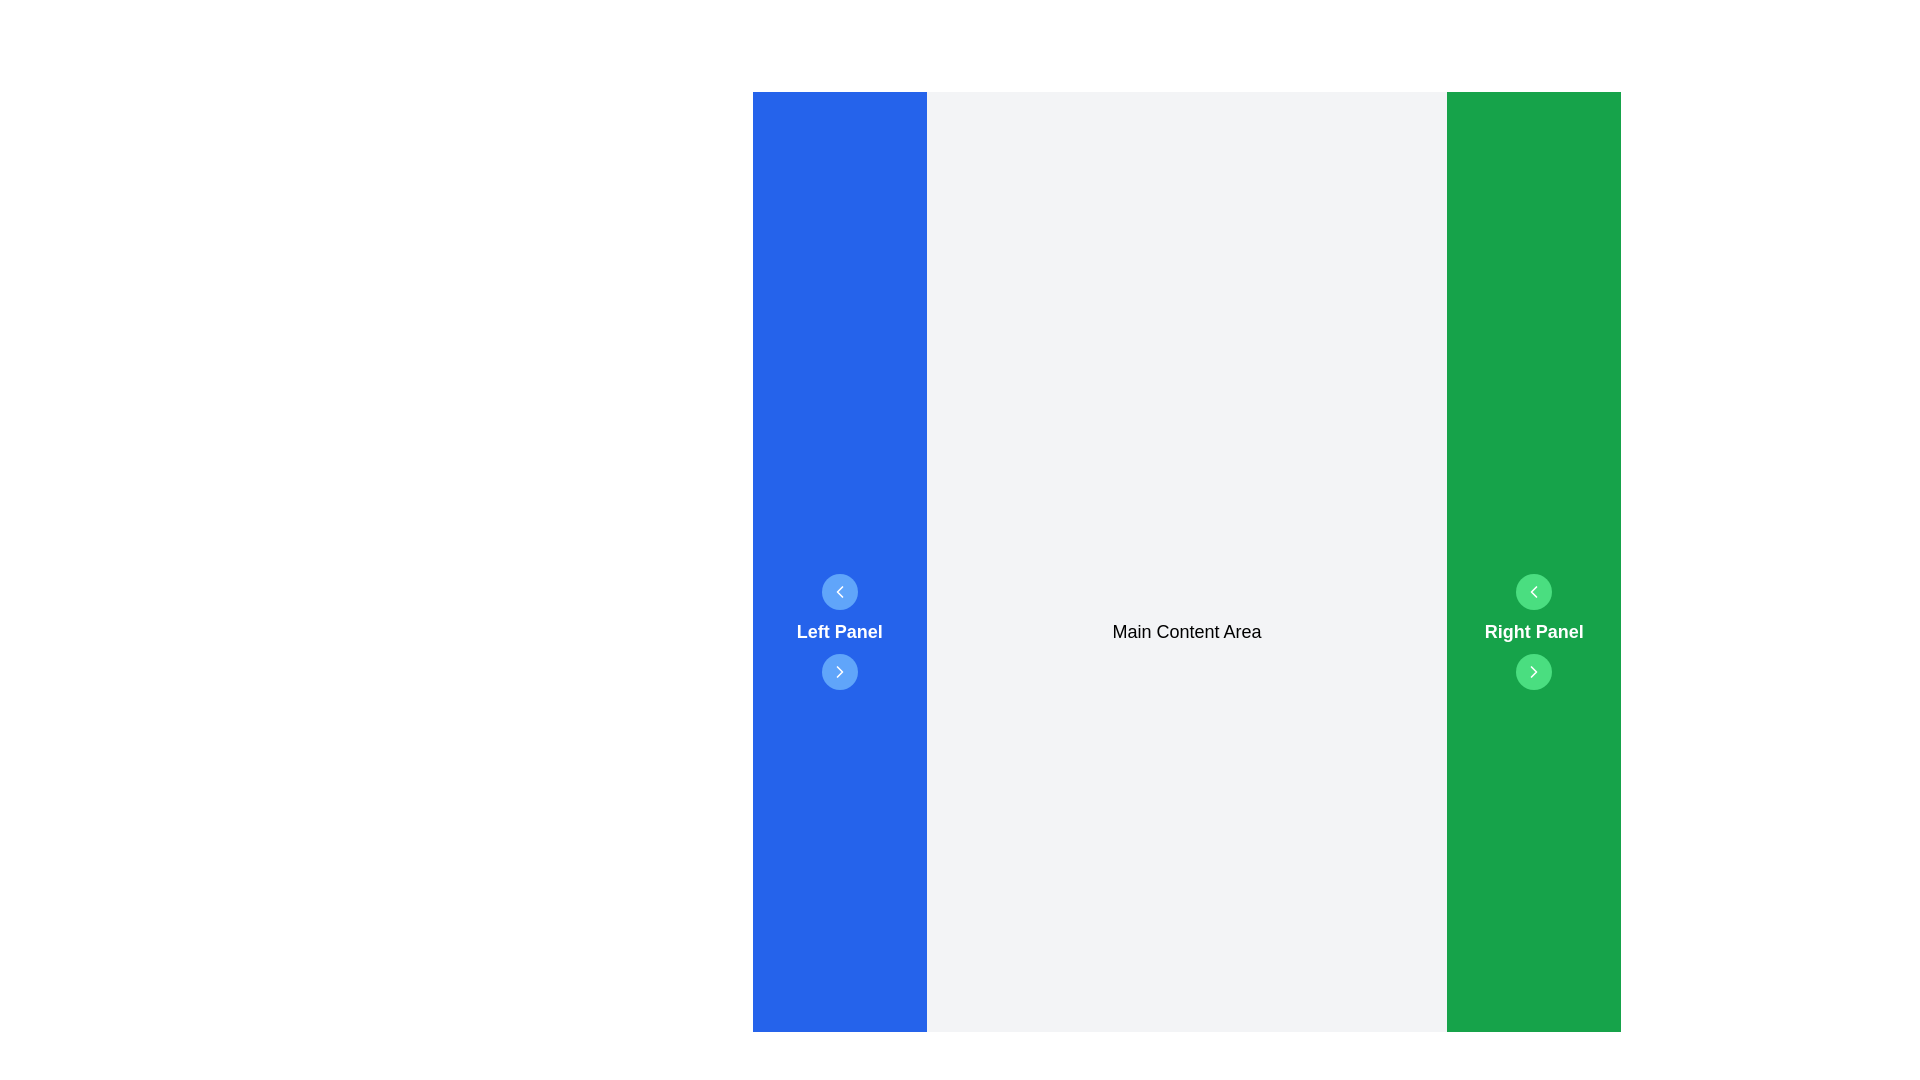 The width and height of the screenshot is (1920, 1080). What do you see at coordinates (1533, 671) in the screenshot?
I see `the forward navigation button located in the Right Panel` at bounding box center [1533, 671].